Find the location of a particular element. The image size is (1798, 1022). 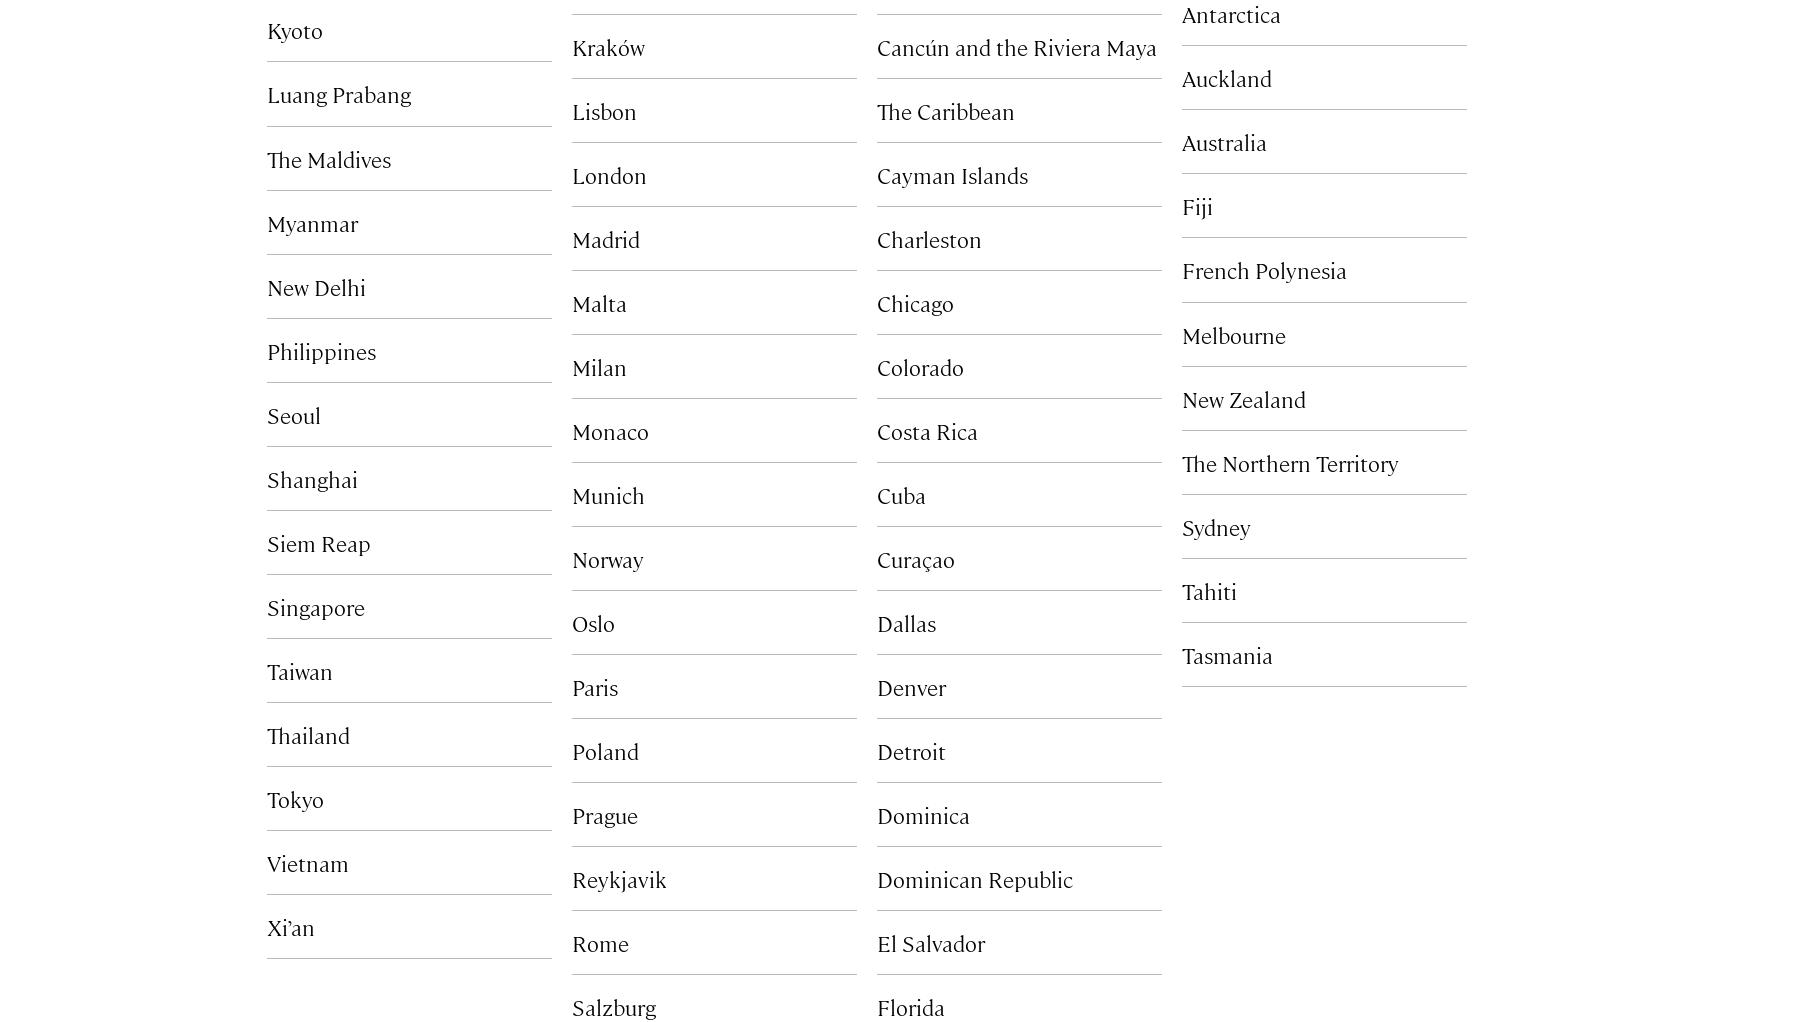

'Poland' is located at coordinates (604, 749).